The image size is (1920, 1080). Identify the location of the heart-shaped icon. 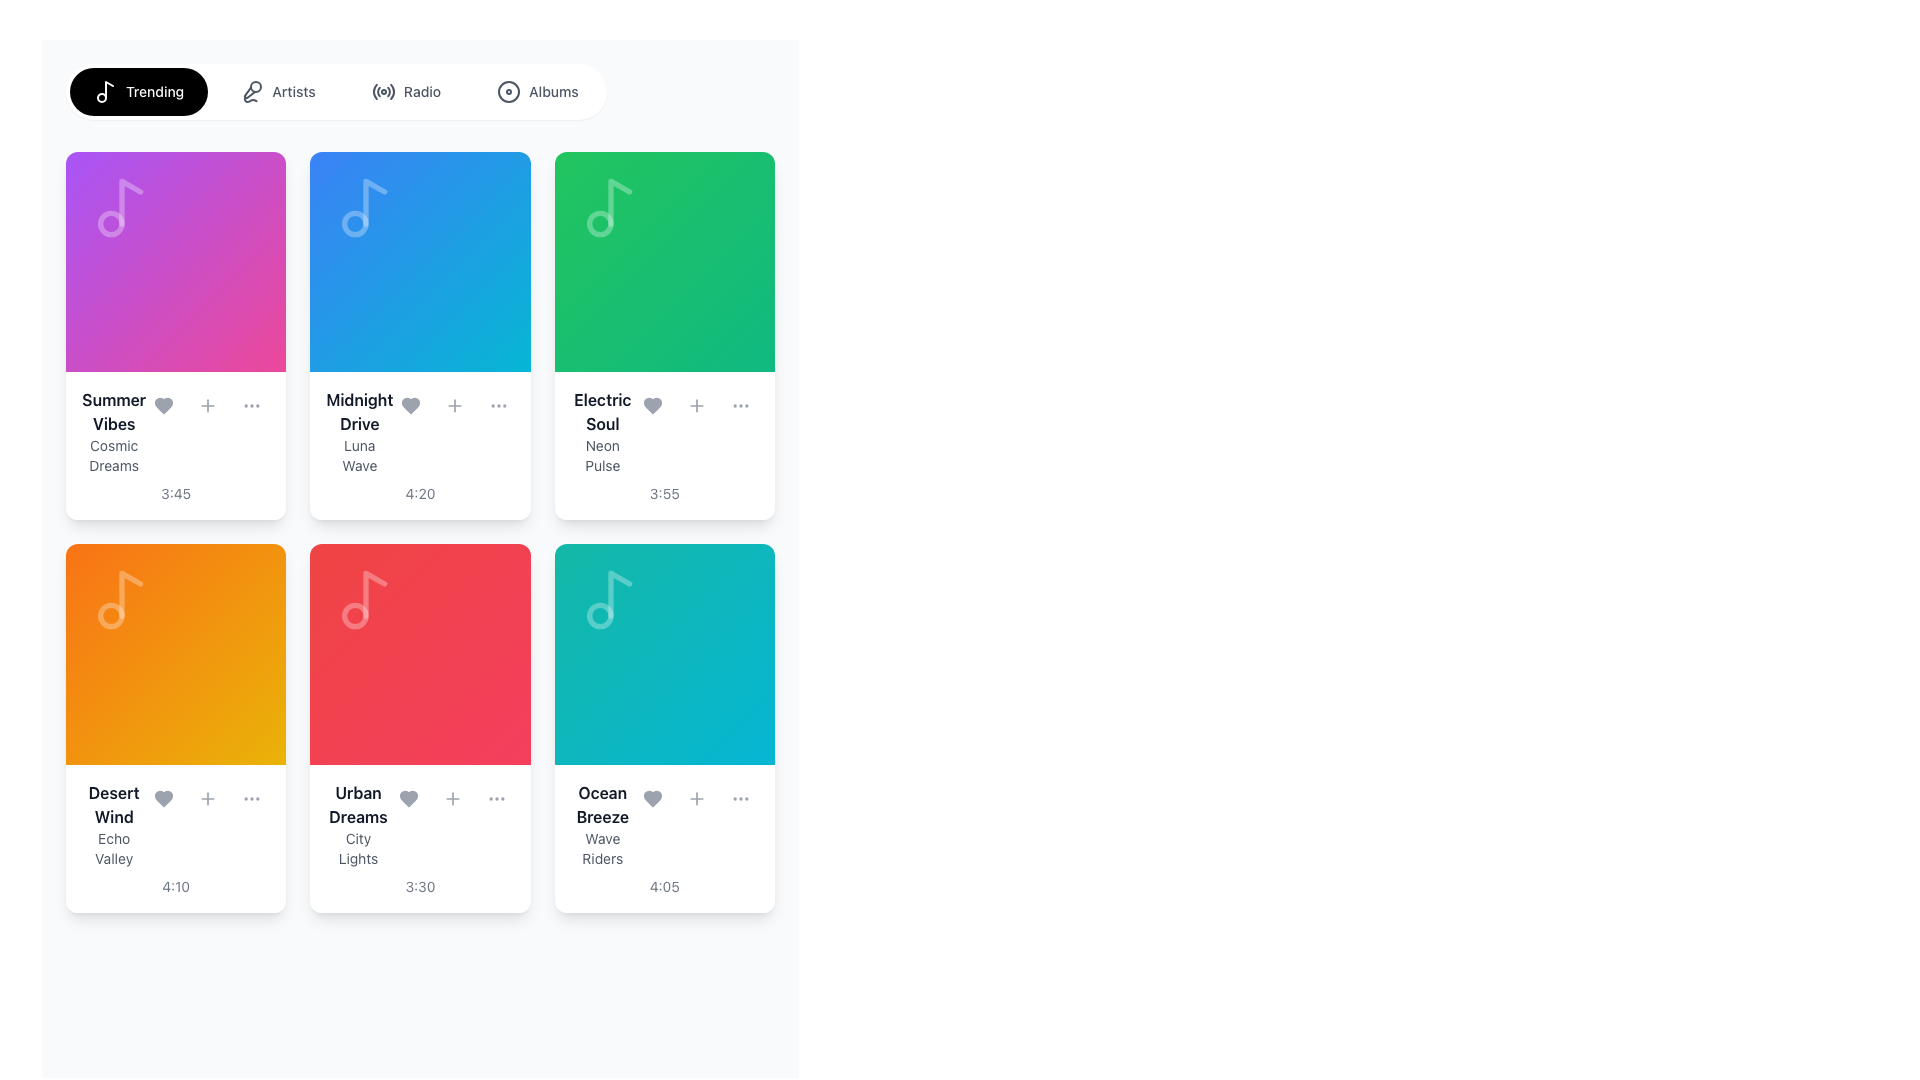
(164, 405).